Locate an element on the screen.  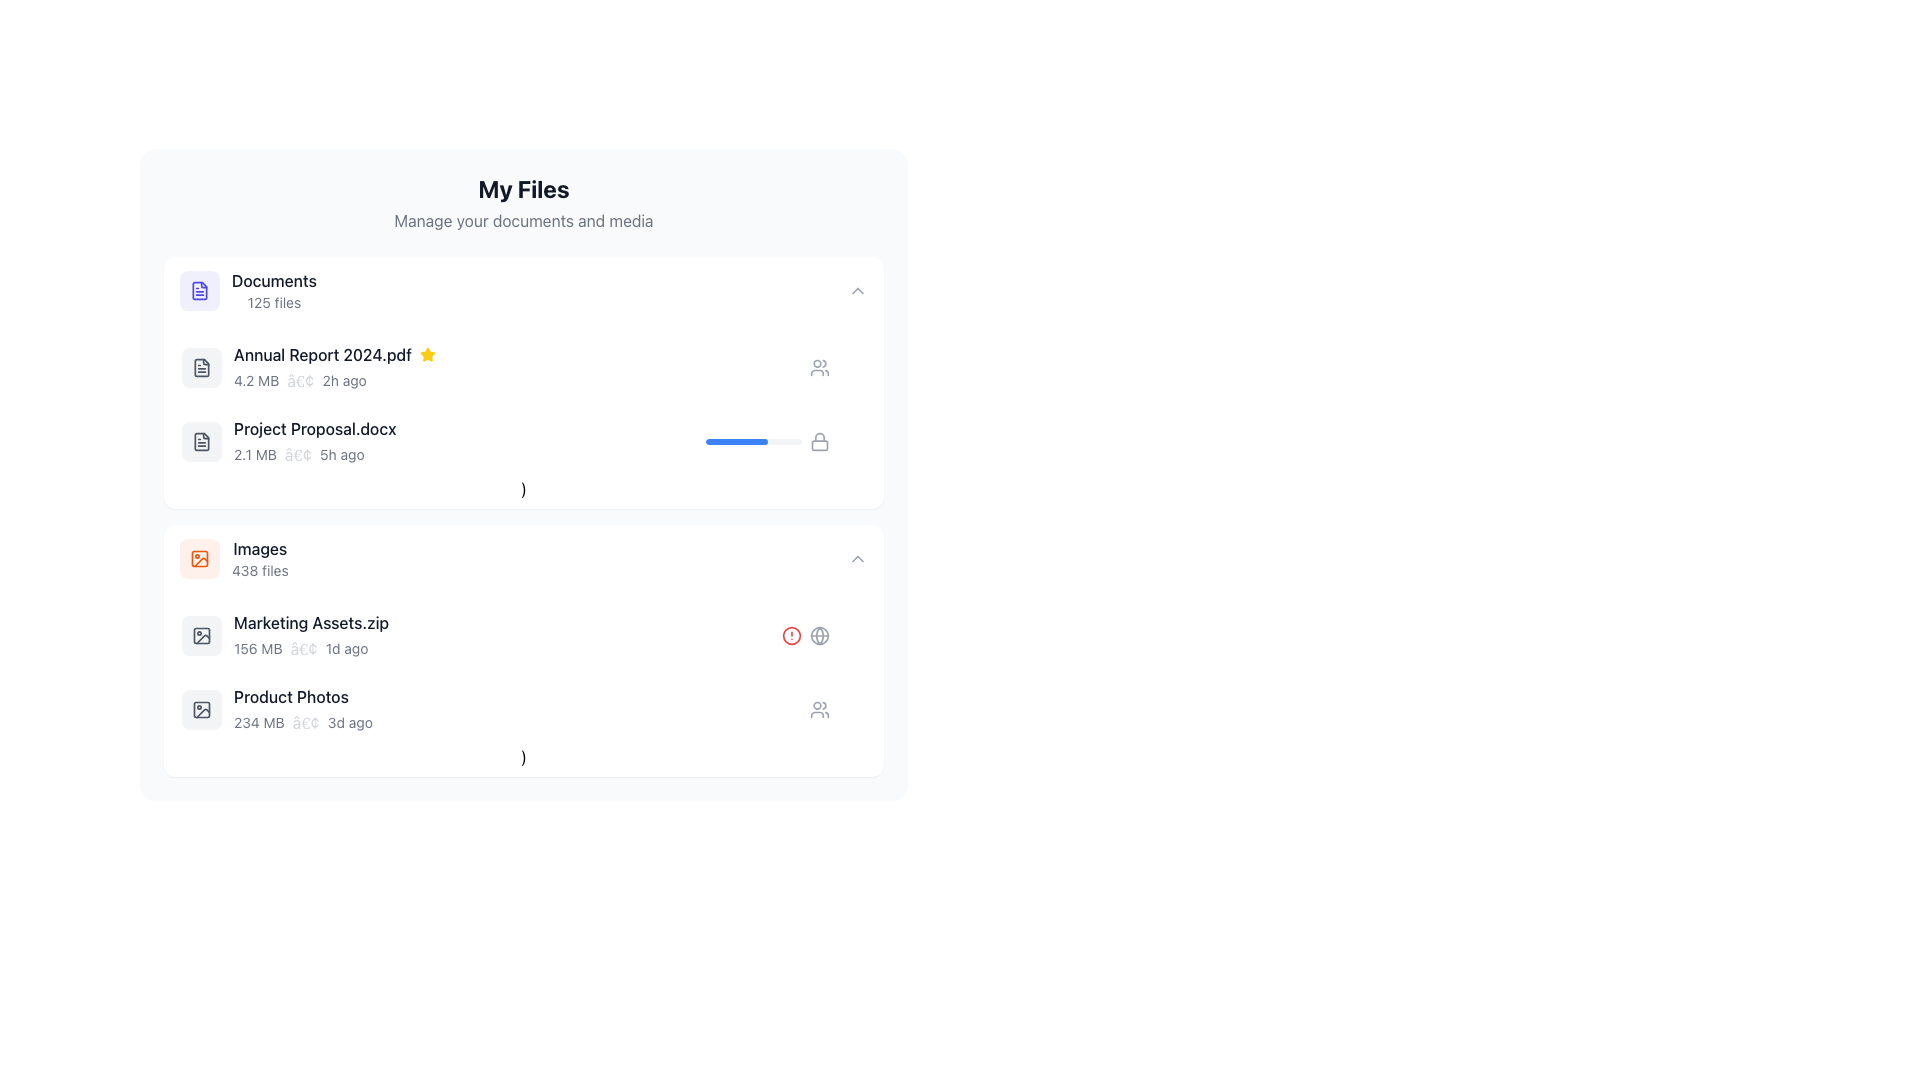
text displayed in the label showing '234 MB', which is the leftmost text in the row for the 'Product Photos' file details is located at coordinates (258, 722).